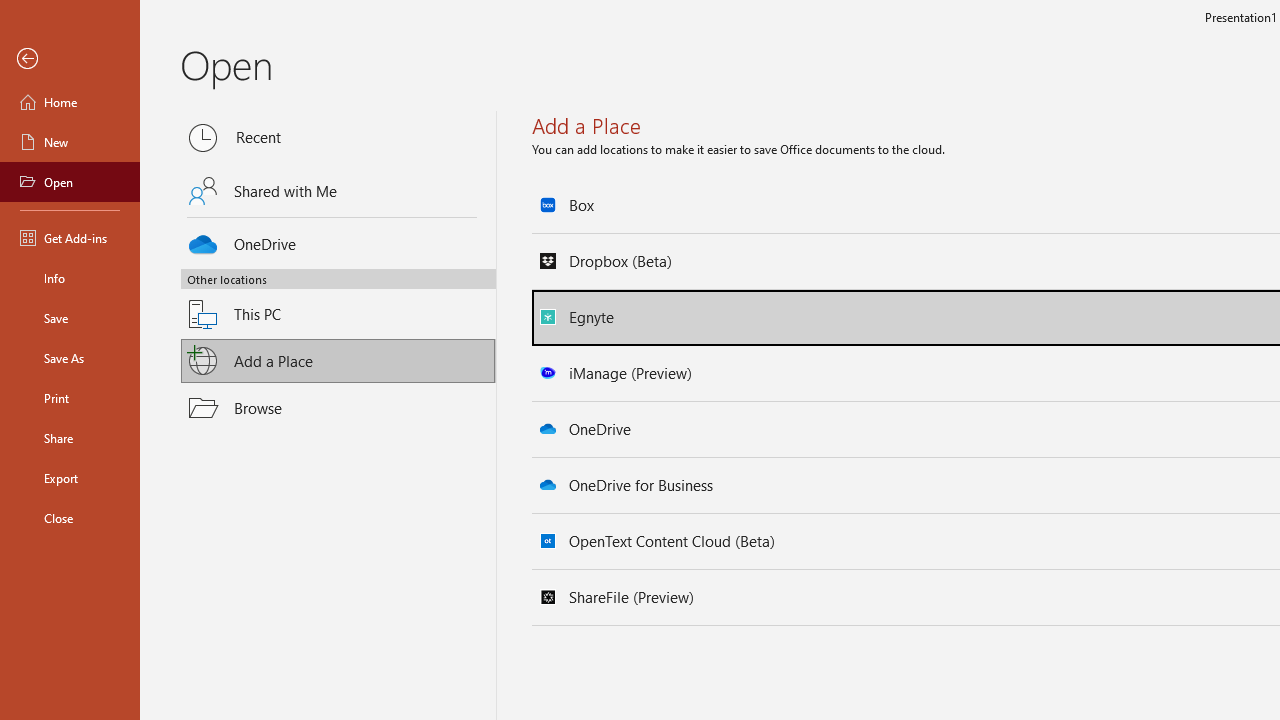 This screenshot has height=720, width=1280. I want to click on 'Get Add-ins', so click(69, 236).